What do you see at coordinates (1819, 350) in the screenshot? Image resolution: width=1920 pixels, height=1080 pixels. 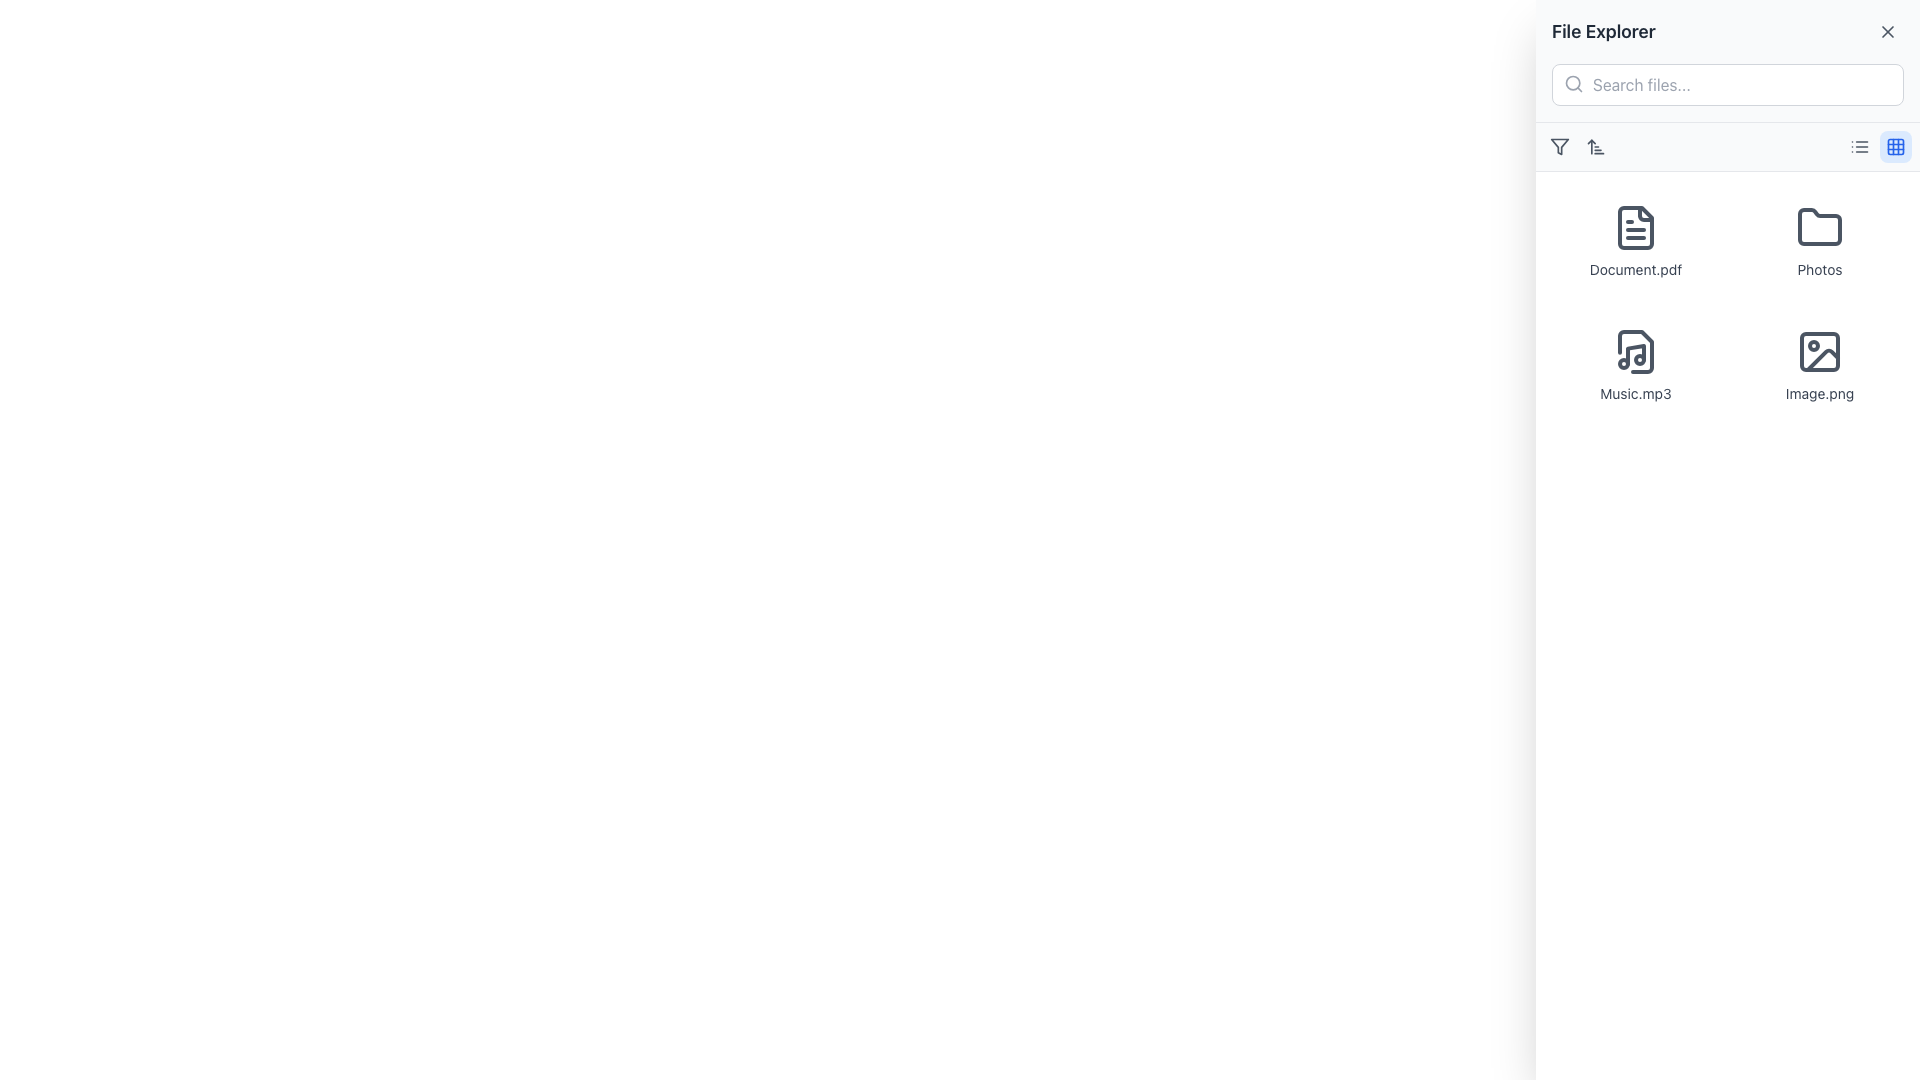 I see `the small gray rounded rectangle located at the upper-left corner of the image icon in the file explorer interface` at bounding box center [1819, 350].